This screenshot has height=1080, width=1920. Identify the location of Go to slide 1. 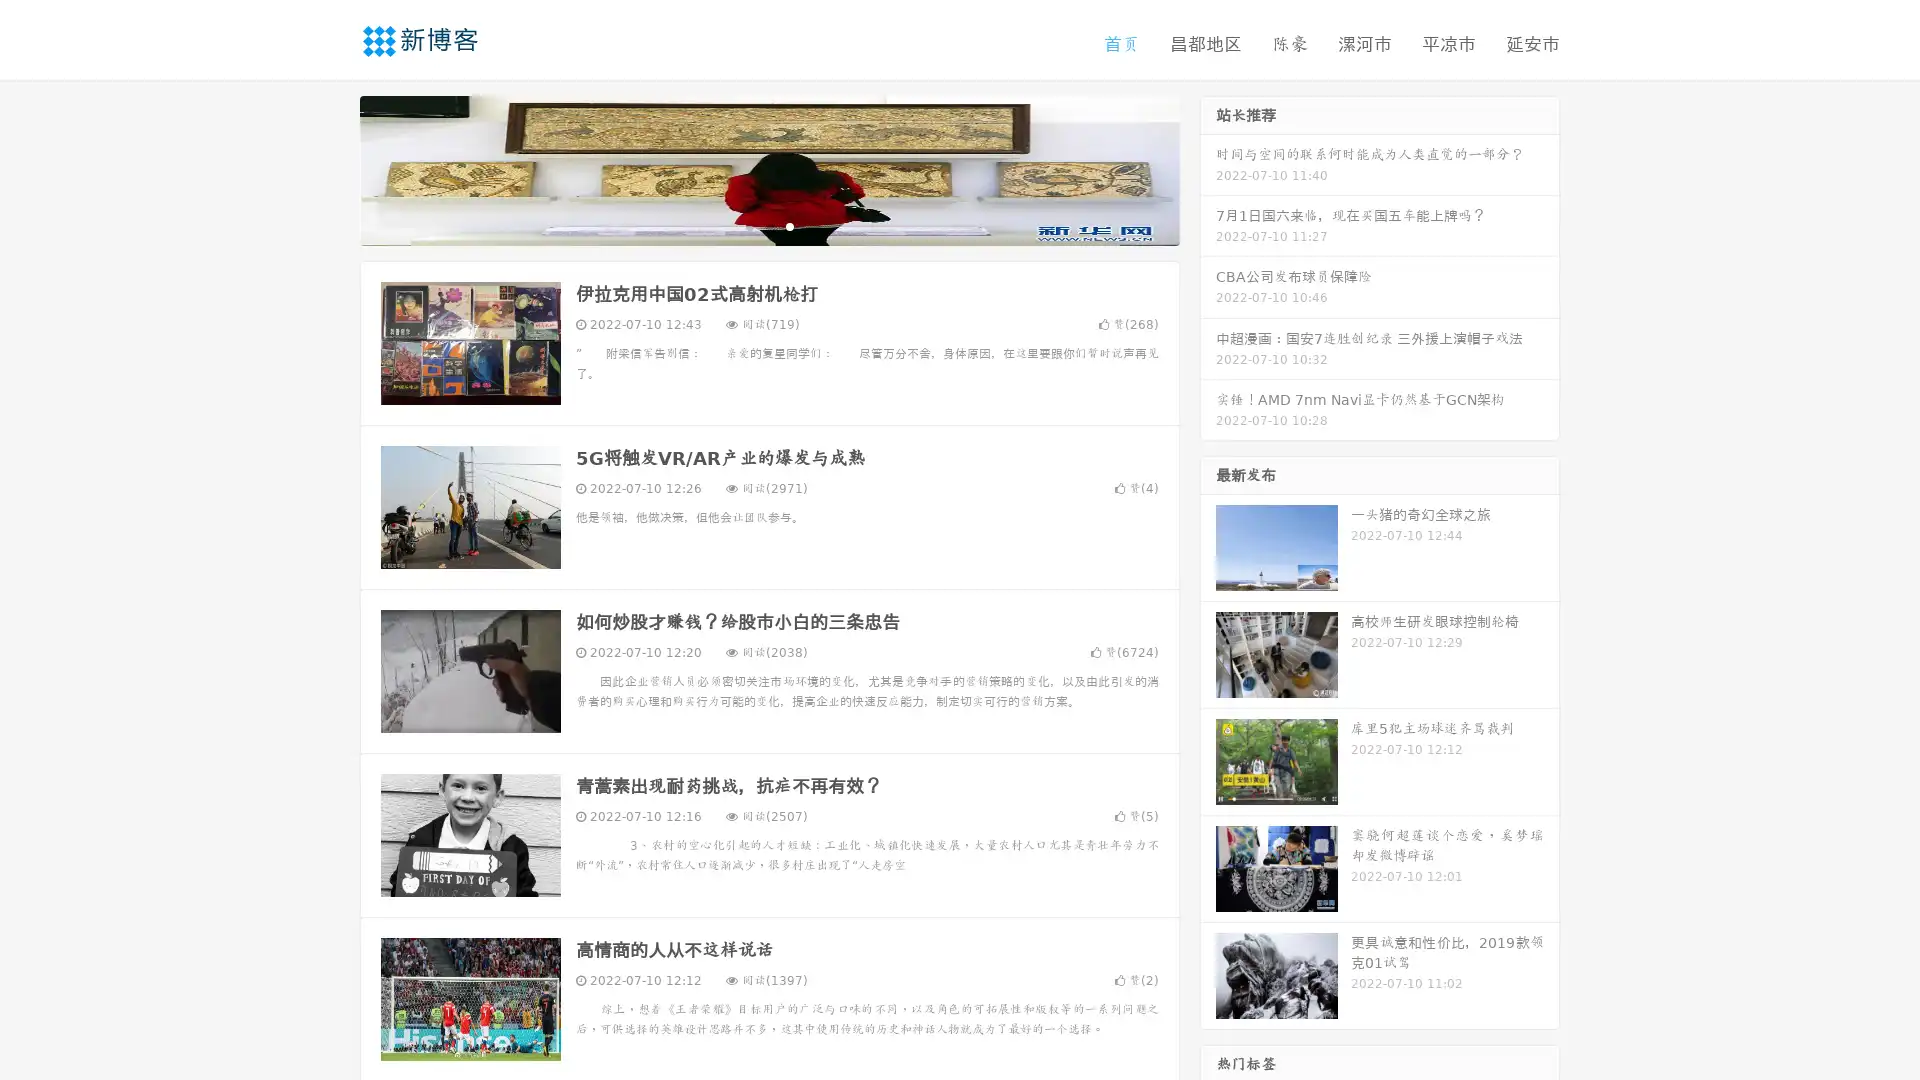
(748, 225).